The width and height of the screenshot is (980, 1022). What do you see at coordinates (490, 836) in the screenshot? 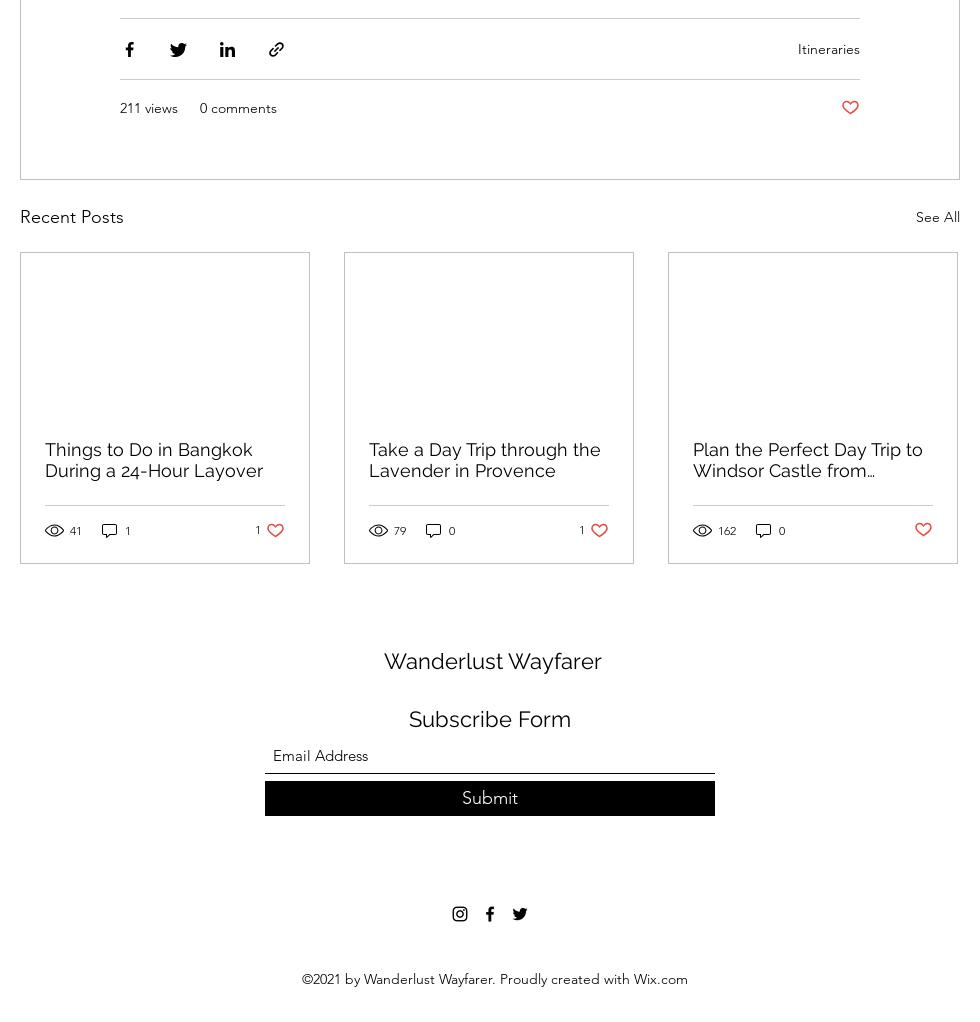
I see `'Thanks for submitting!'` at bounding box center [490, 836].